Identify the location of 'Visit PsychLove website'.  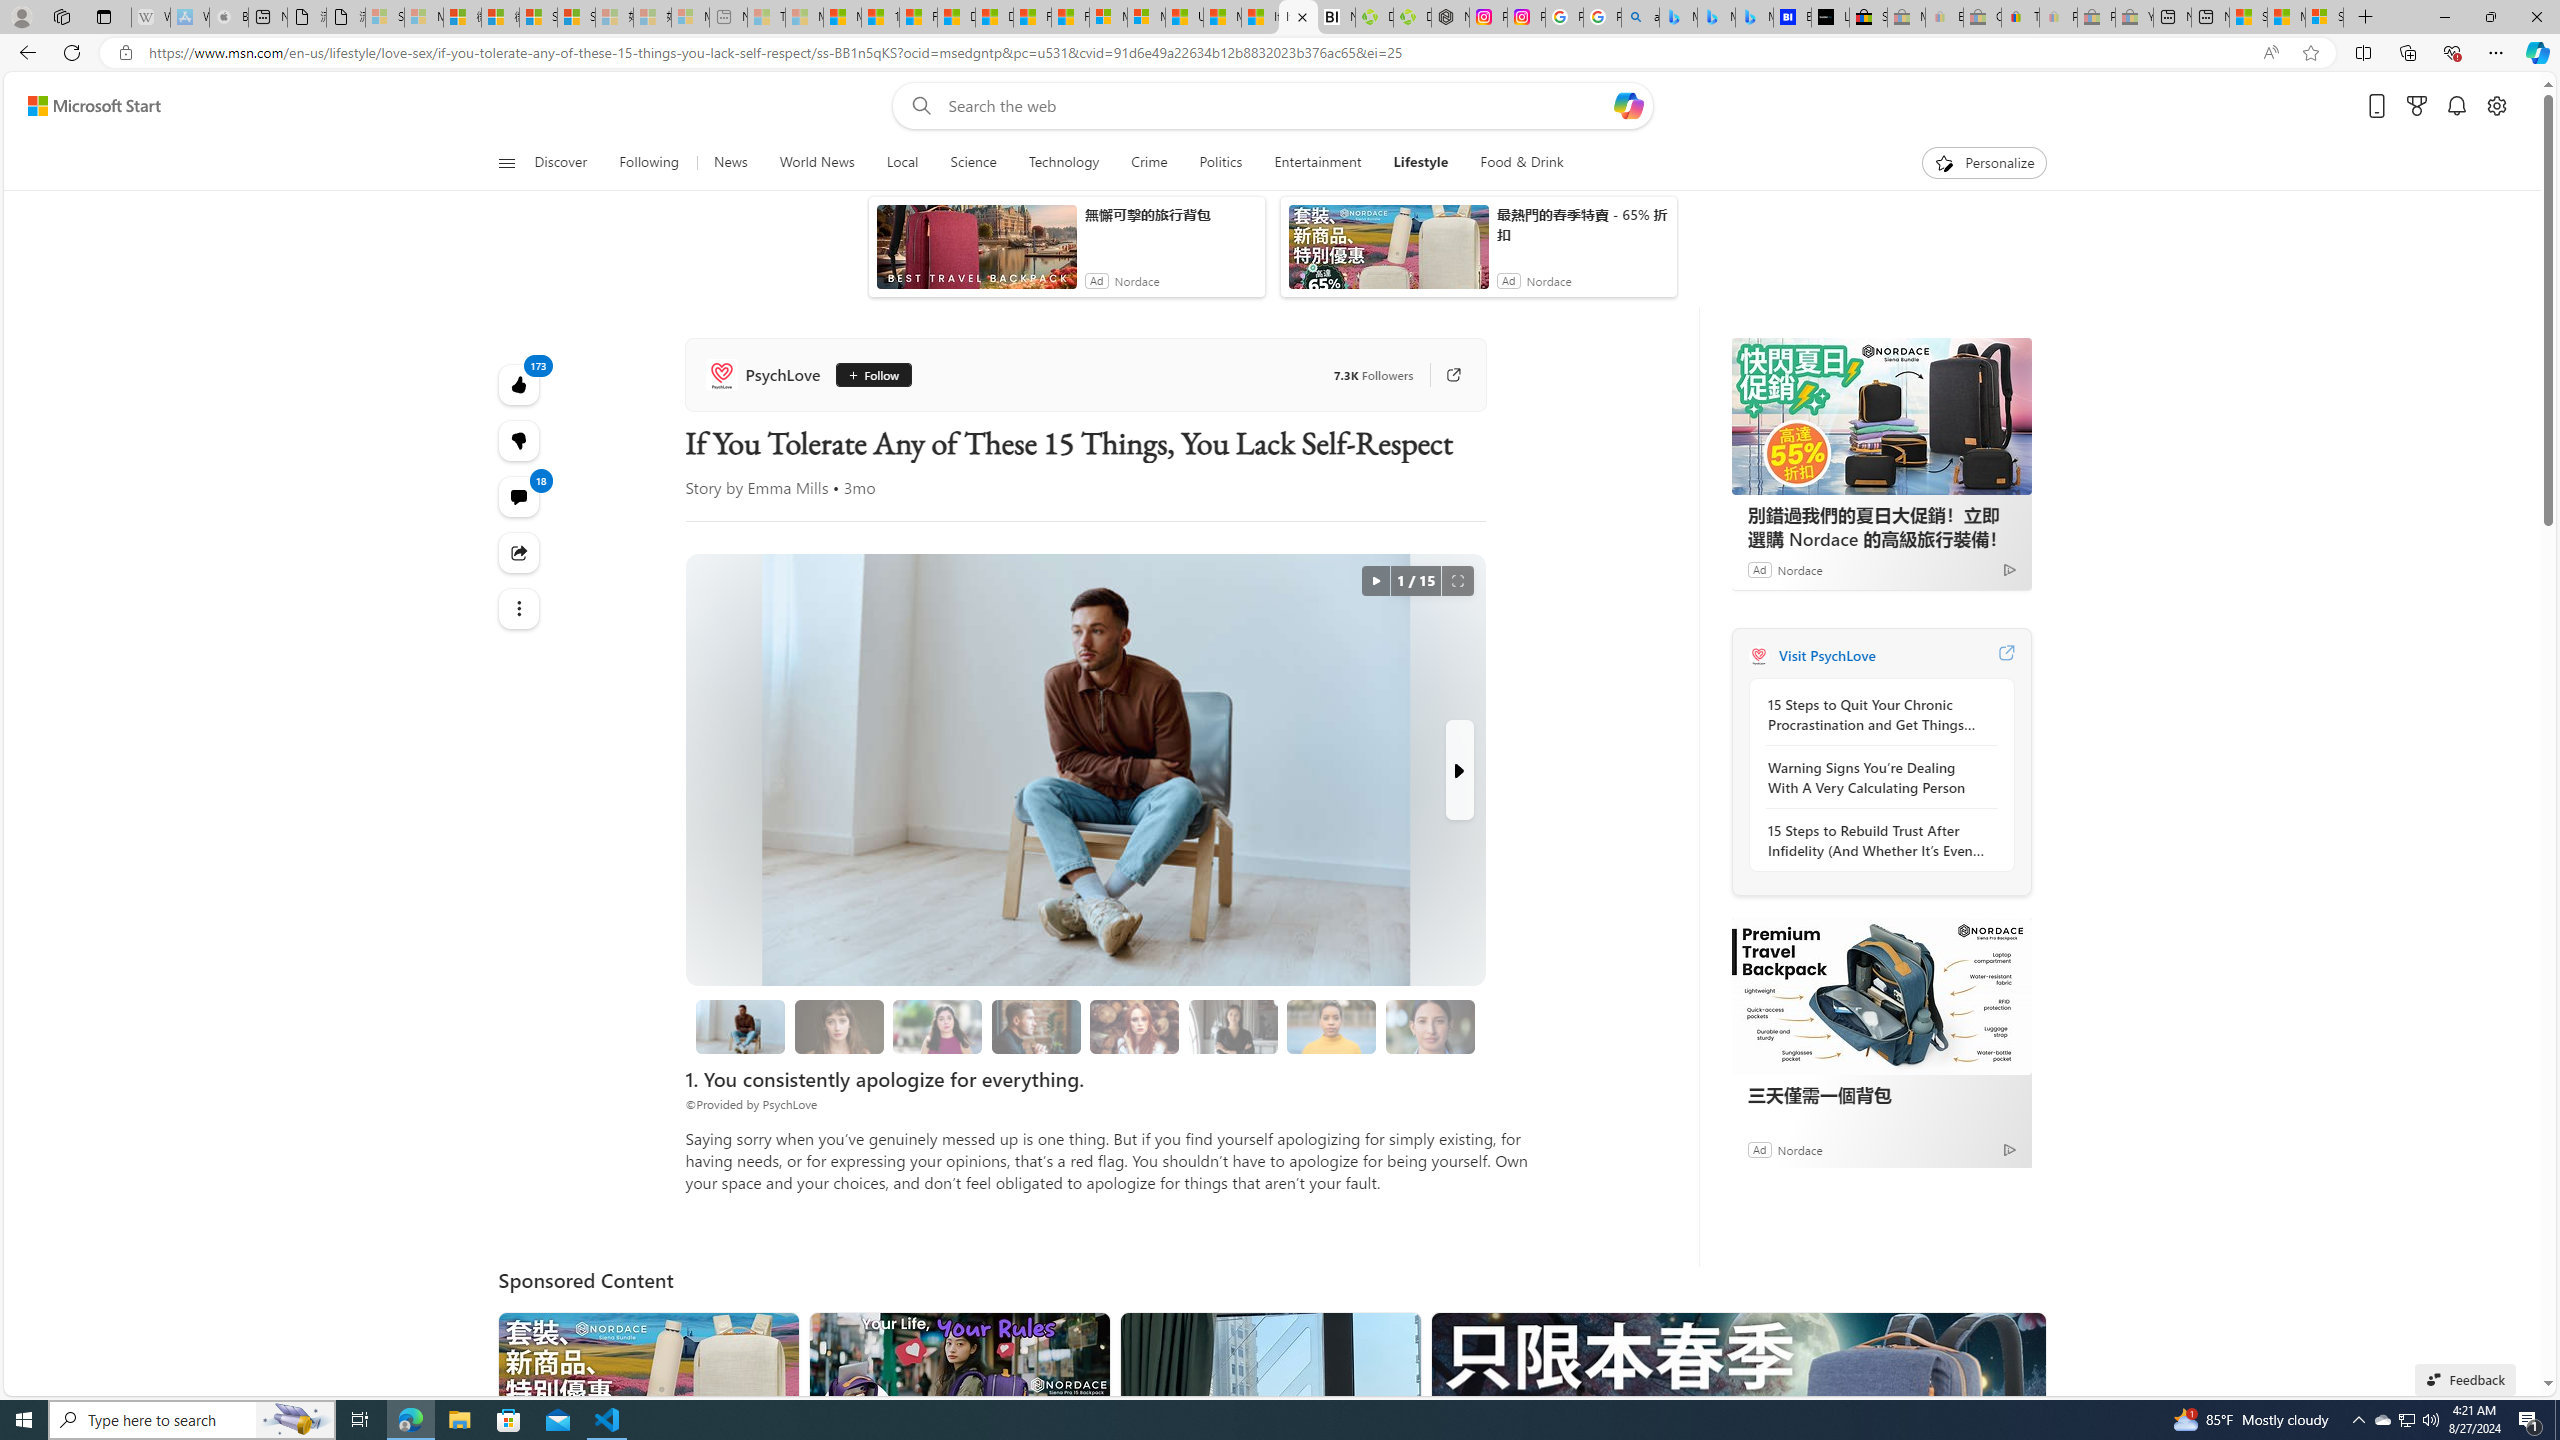
(2005, 654).